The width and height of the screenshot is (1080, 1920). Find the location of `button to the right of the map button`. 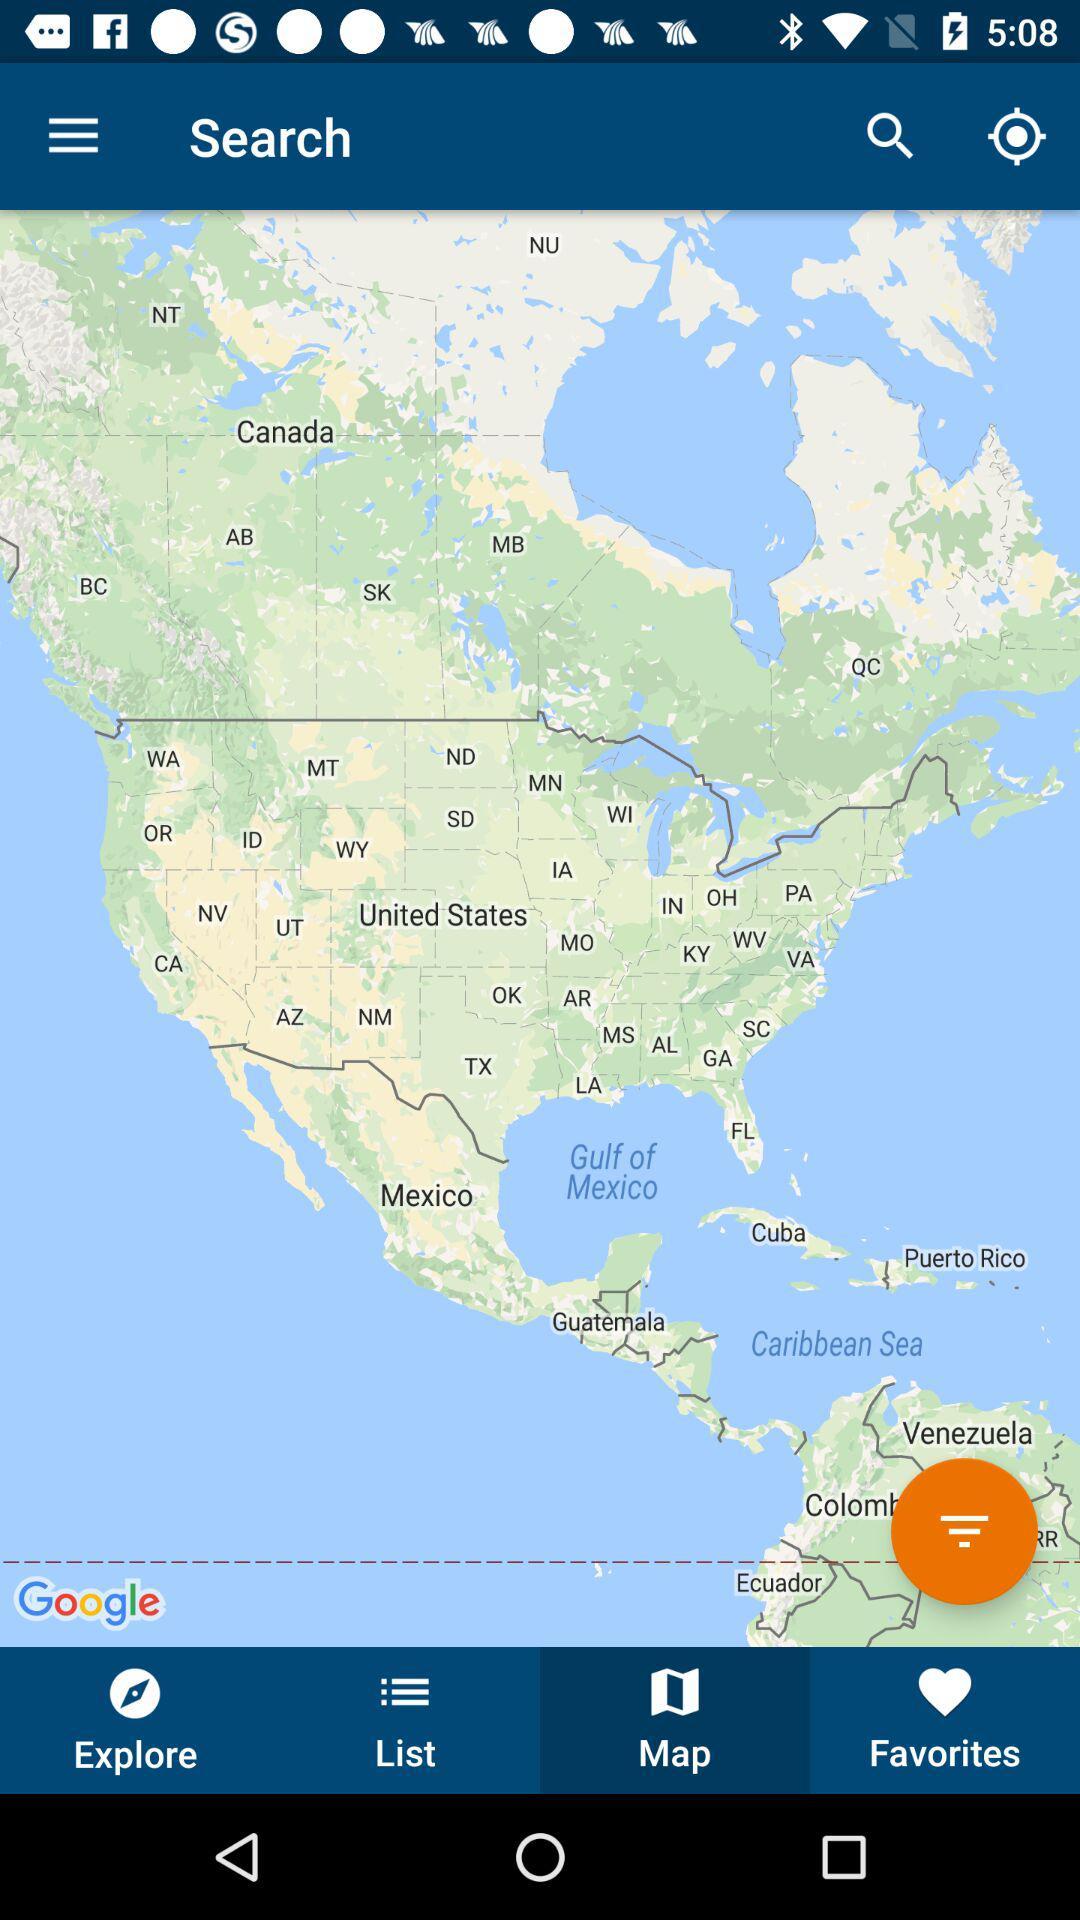

button to the right of the map button is located at coordinates (945, 1719).